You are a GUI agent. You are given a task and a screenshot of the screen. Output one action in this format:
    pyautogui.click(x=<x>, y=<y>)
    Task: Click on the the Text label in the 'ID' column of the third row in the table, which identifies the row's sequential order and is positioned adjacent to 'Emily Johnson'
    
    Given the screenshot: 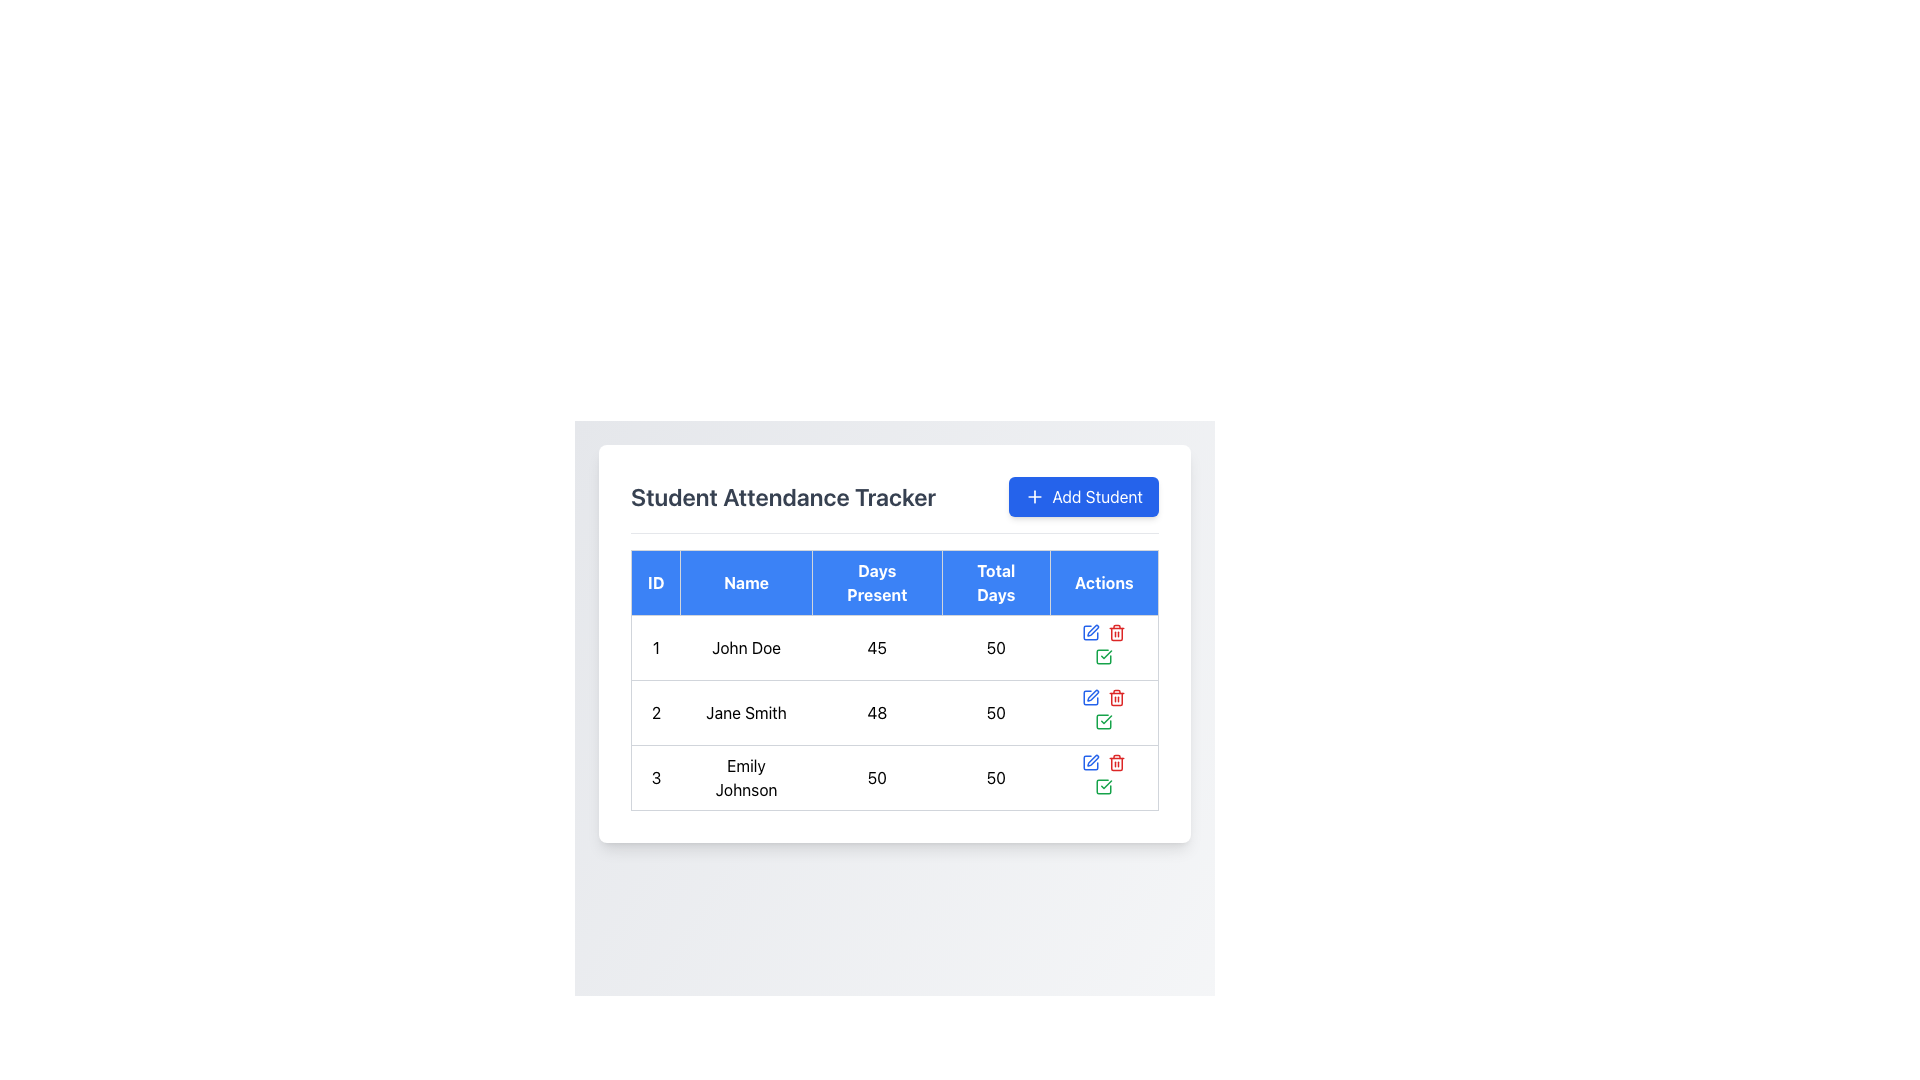 What is the action you would take?
    pyautogui.click(x=656, y=777)
    